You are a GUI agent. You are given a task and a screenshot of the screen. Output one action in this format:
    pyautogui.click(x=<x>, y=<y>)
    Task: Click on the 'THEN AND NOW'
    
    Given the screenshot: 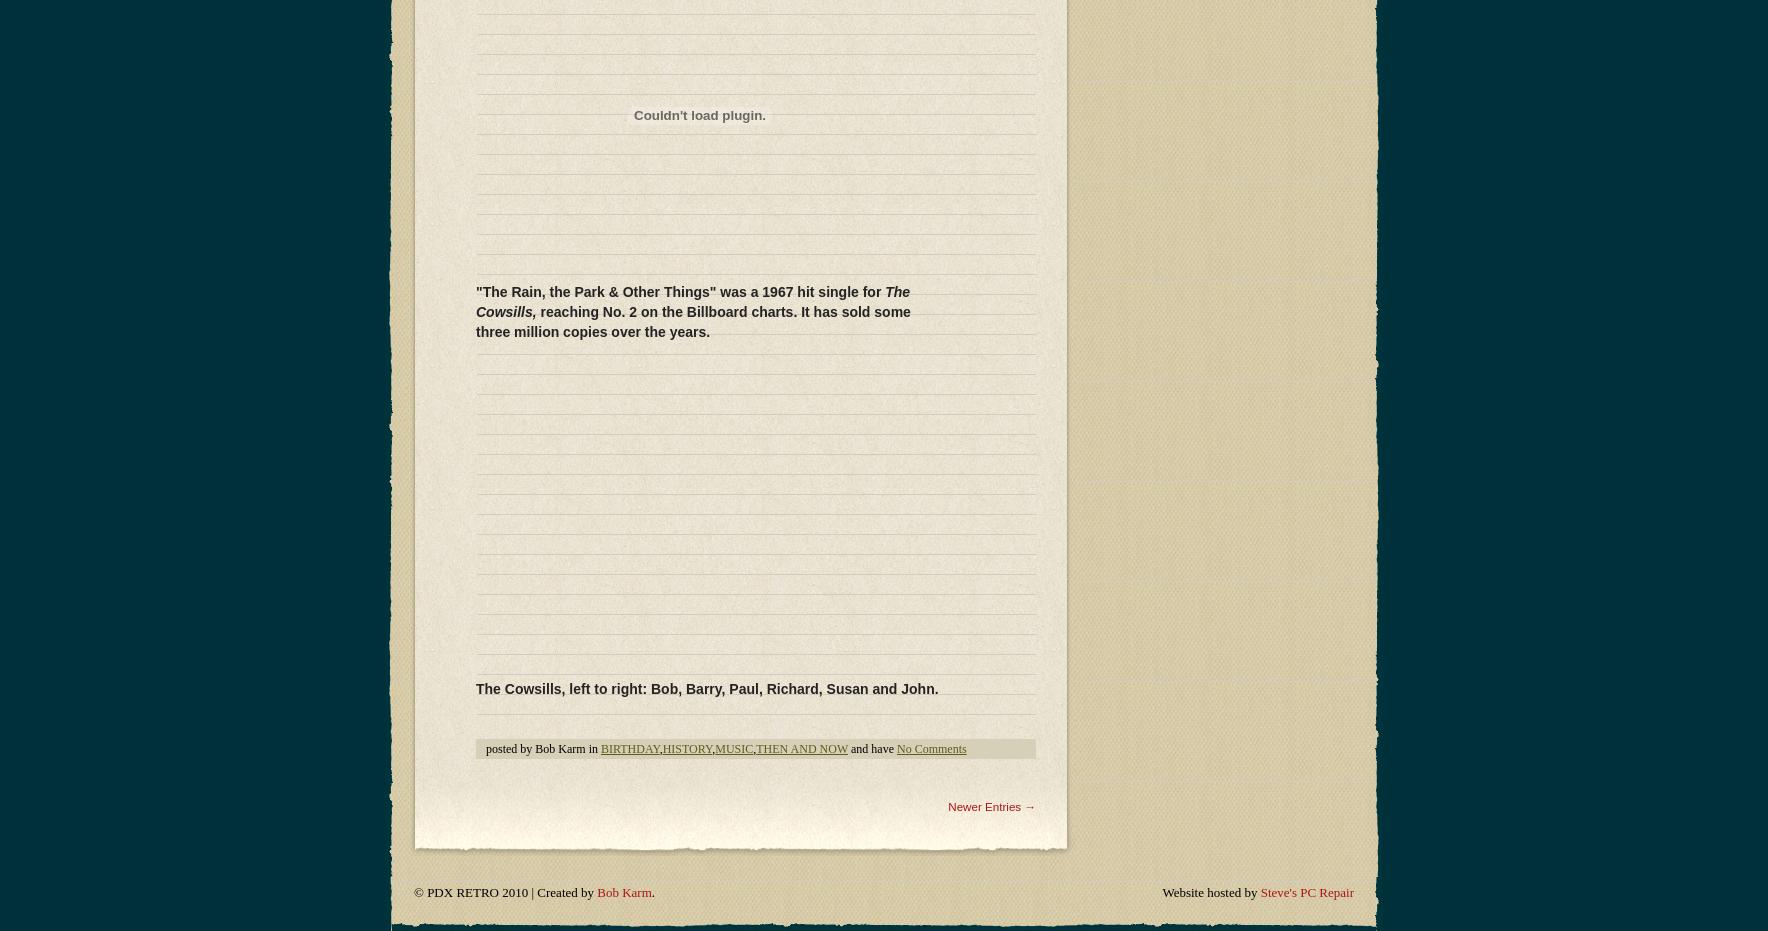 What is the action you would take?
    pyautogui.click(x=801, y=255)
    